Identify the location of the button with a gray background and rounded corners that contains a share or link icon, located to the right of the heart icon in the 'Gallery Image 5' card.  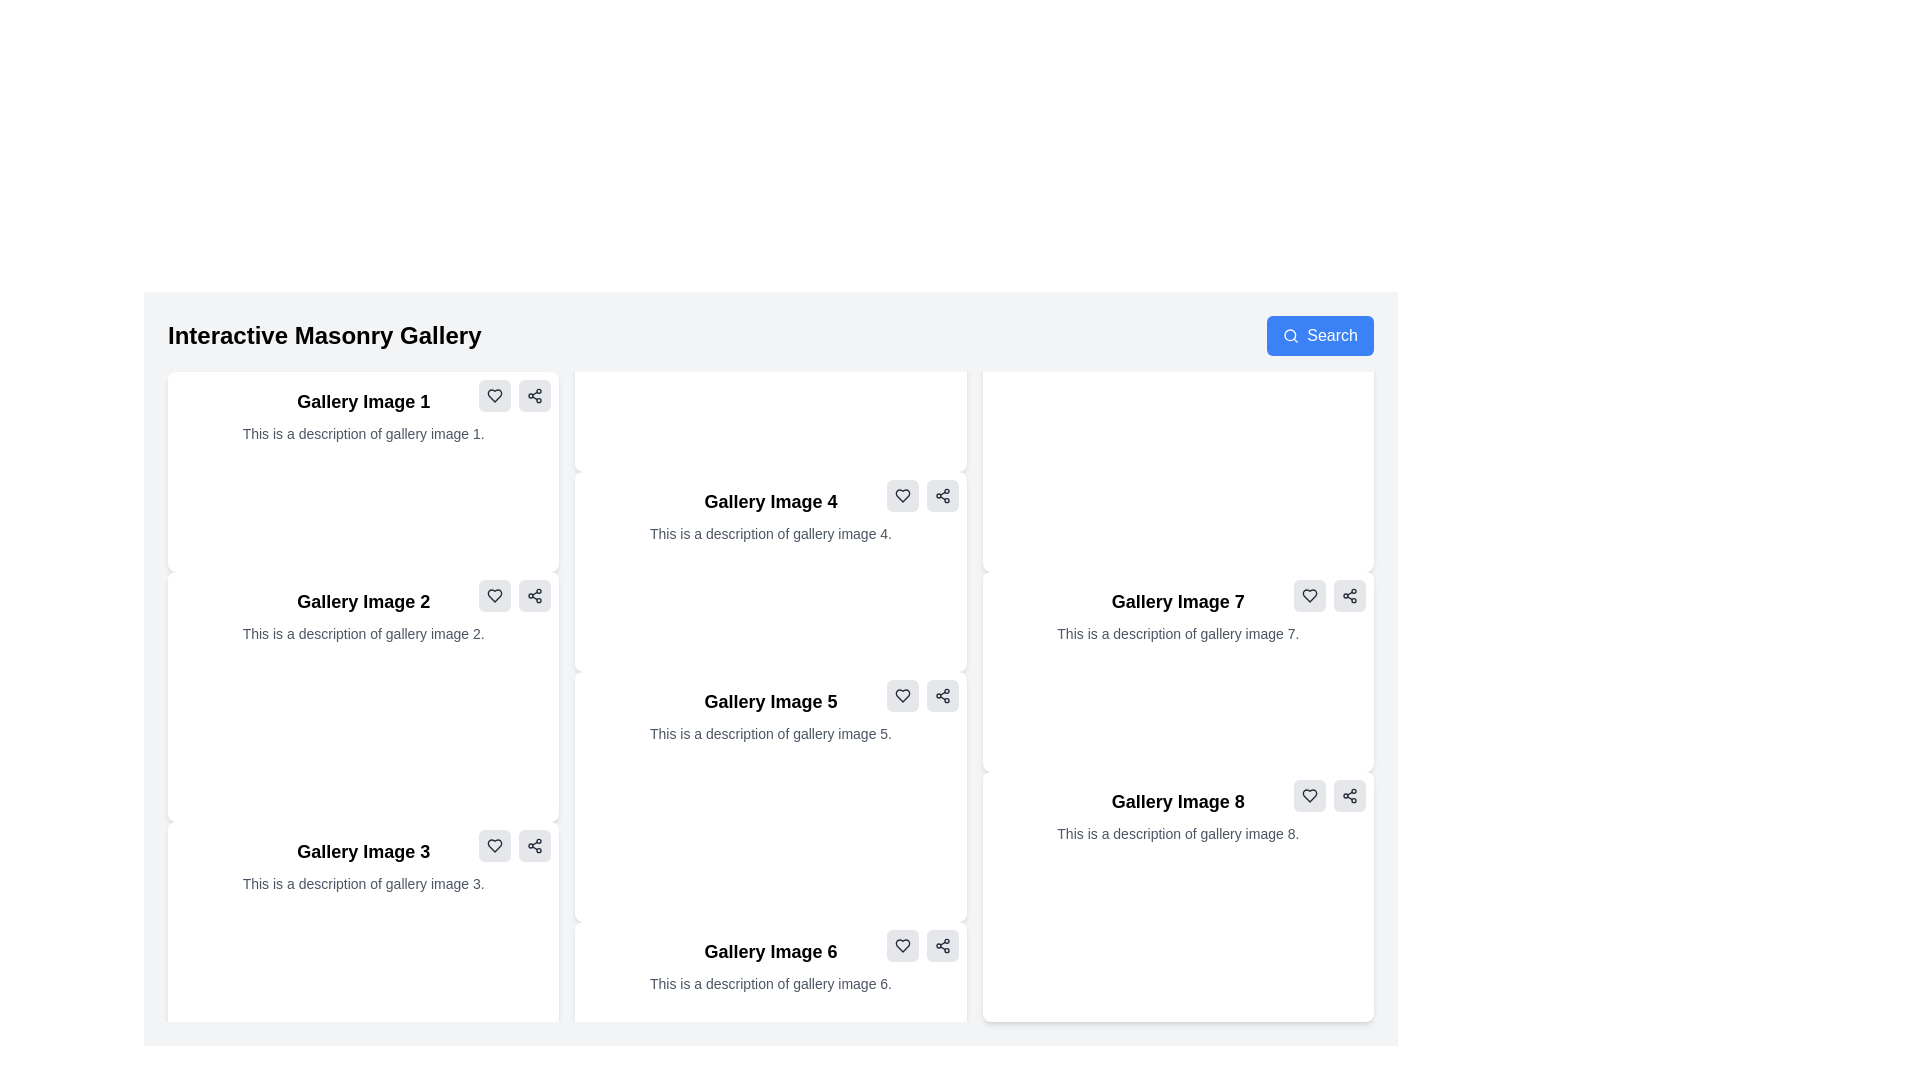
(941, 694).